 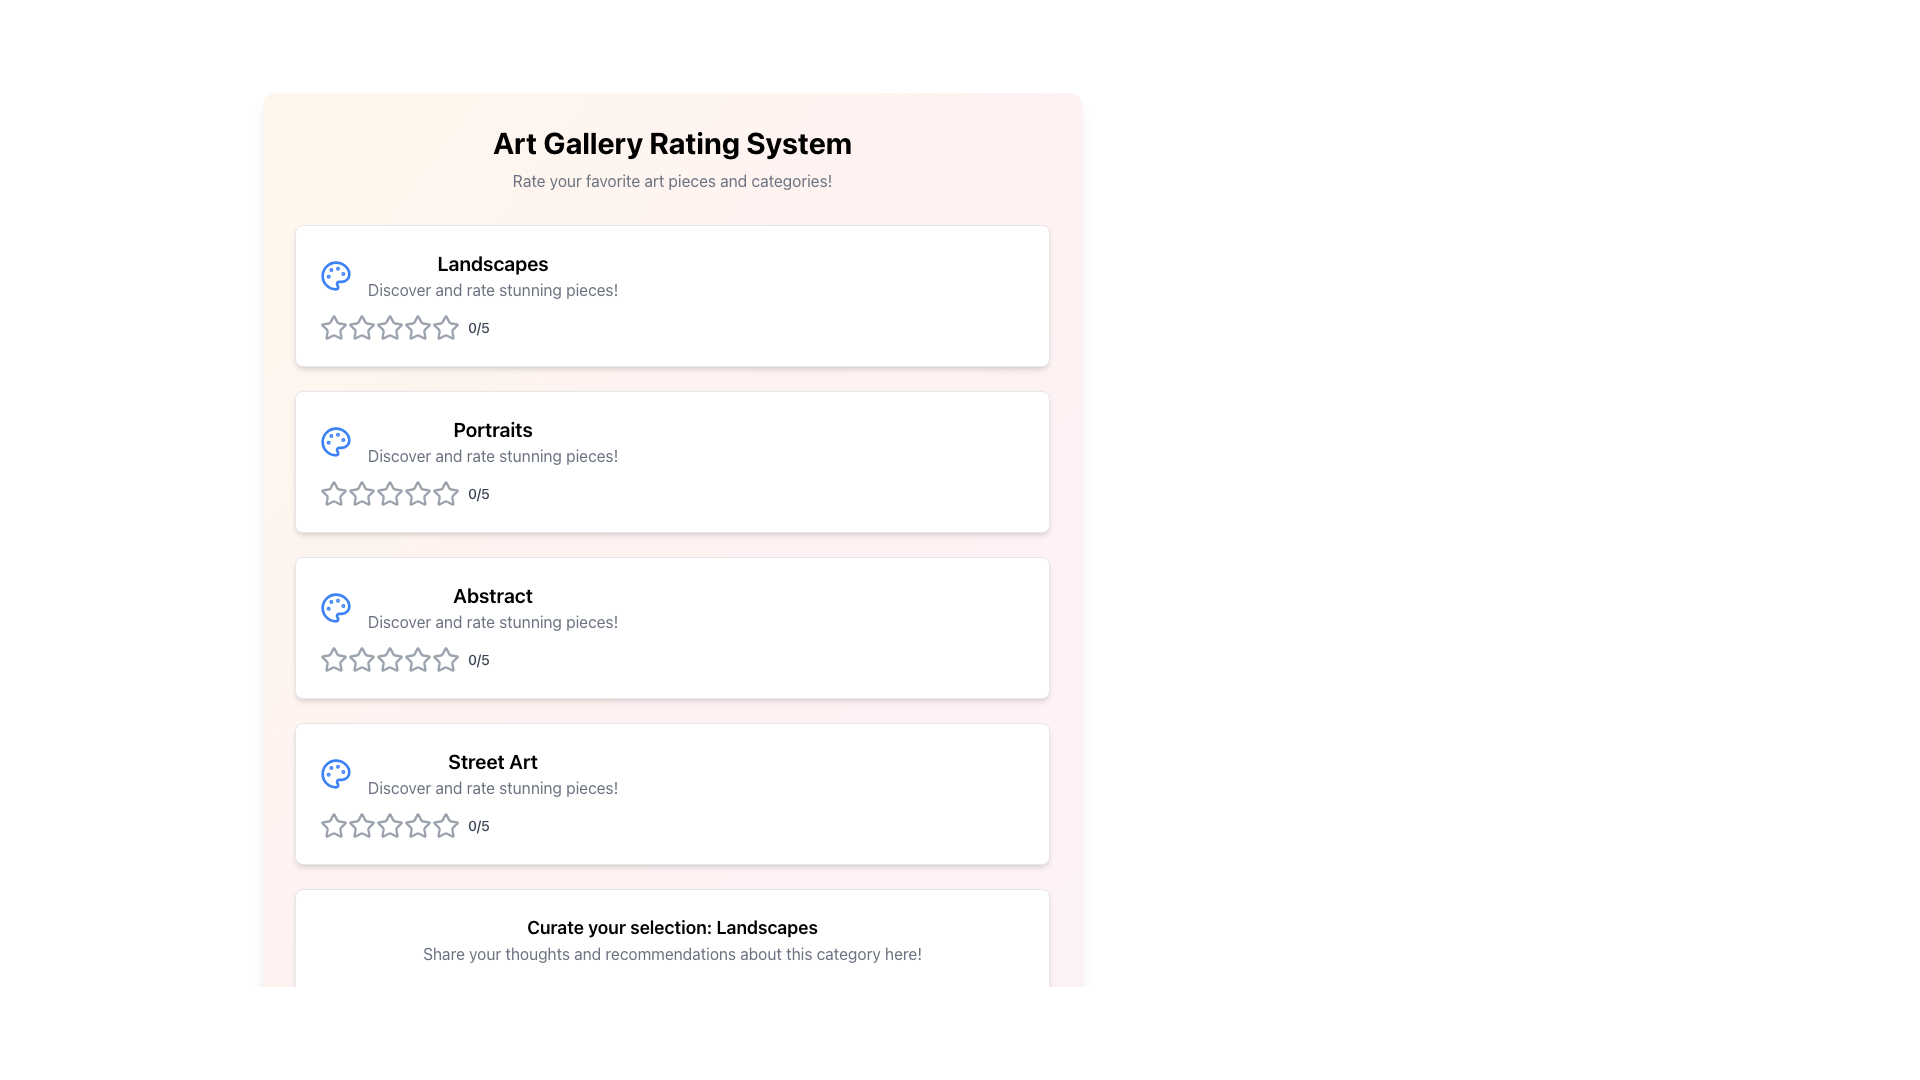 I want to click on the second star from the left in the row of five stars to provide a rating for the 'Abstract' category, so click(x=389, y=659).